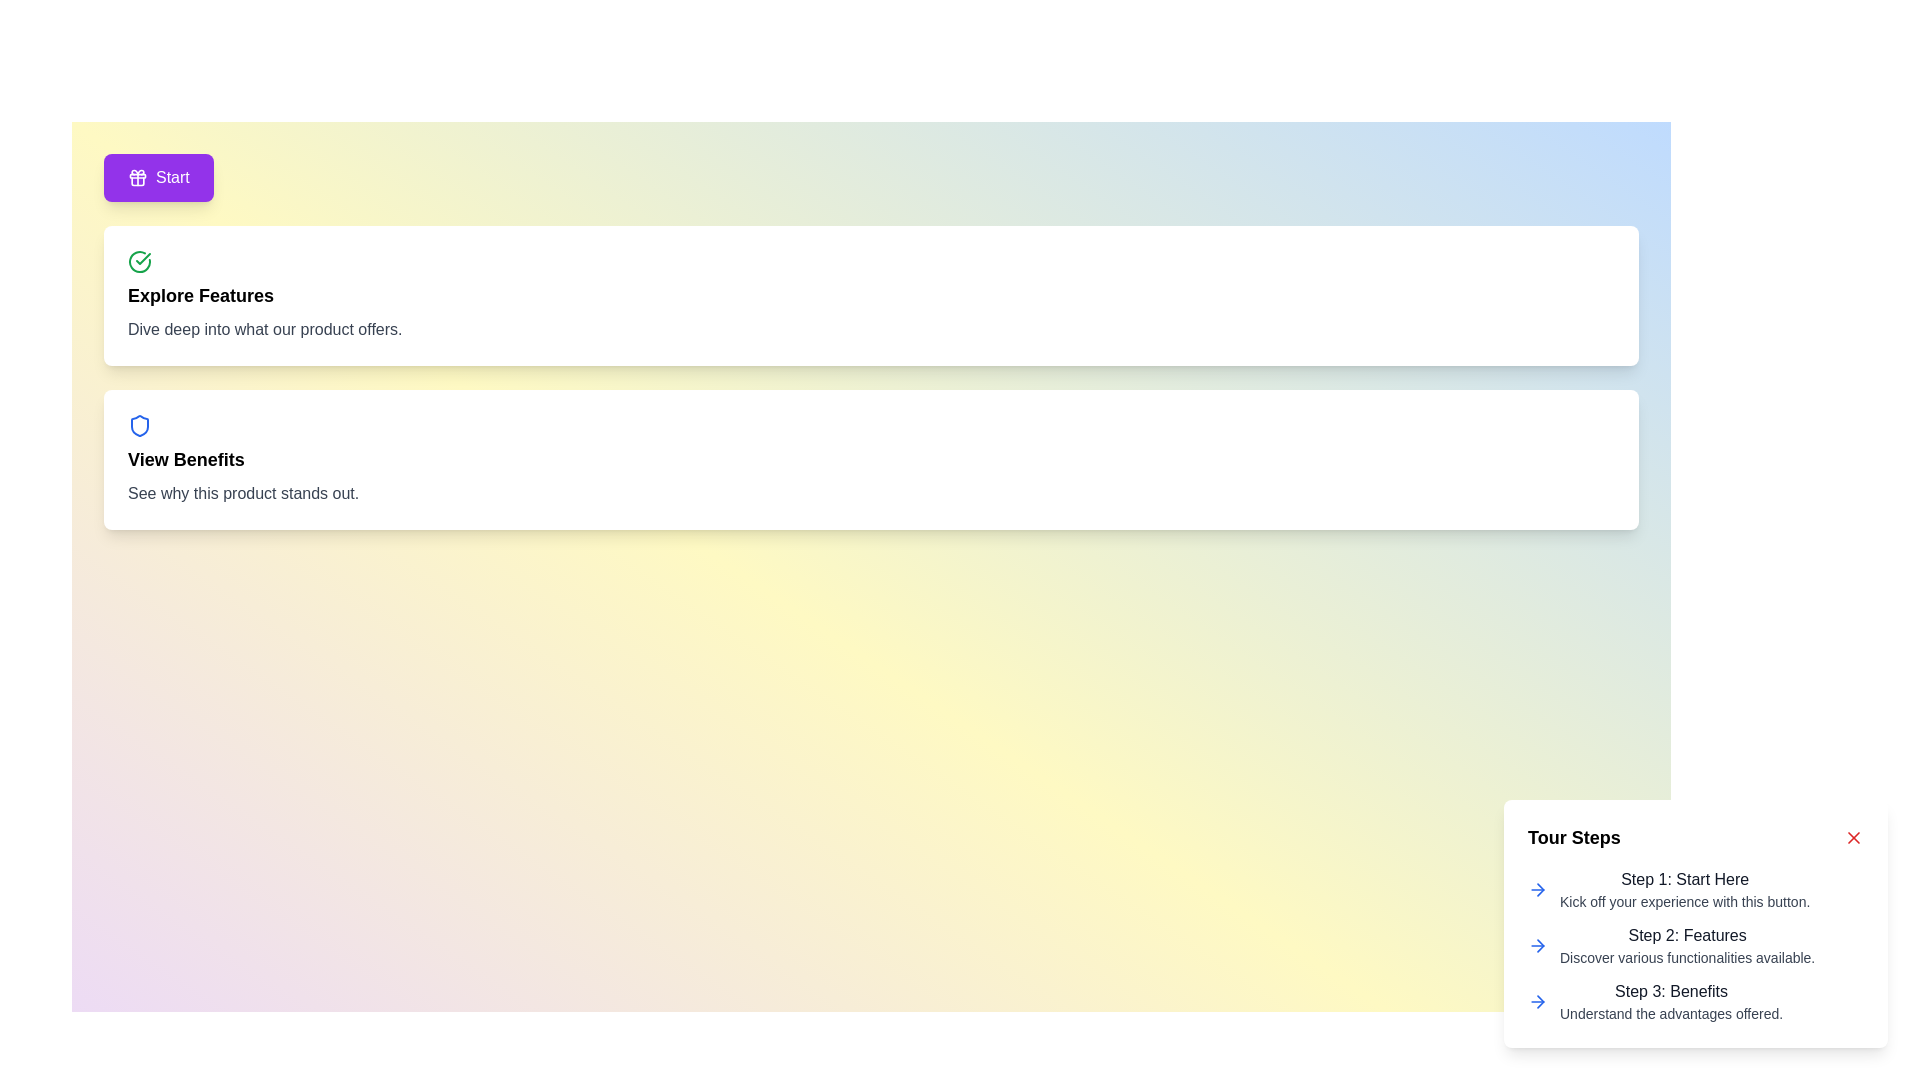  Describe the element at coordinates (172, 176) in the screenshot. I see `text content displayed in the 'Start' label within the purple button, which is located in the top-left area of the interface, adjacent to a gift icon` at that location.